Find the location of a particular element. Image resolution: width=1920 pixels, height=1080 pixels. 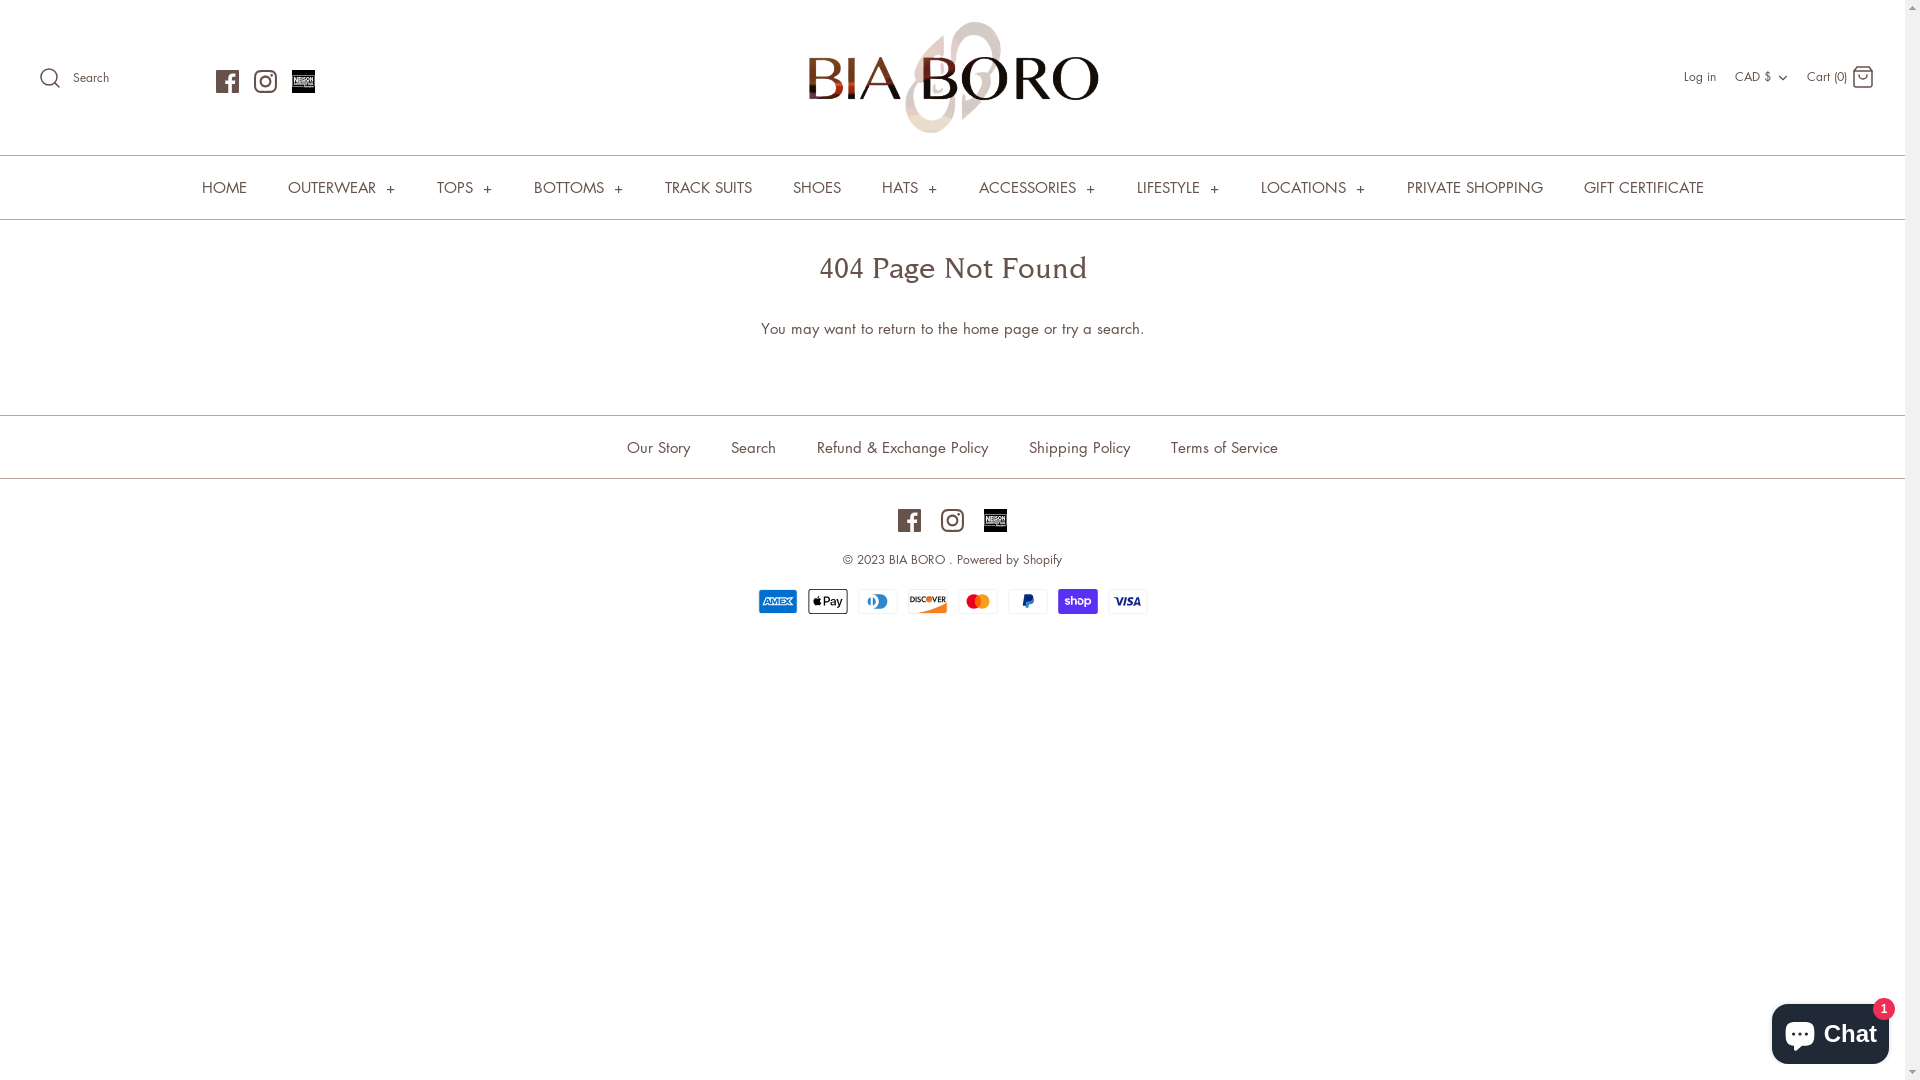

'BIA BORO' is located at coordinates (887, 559).